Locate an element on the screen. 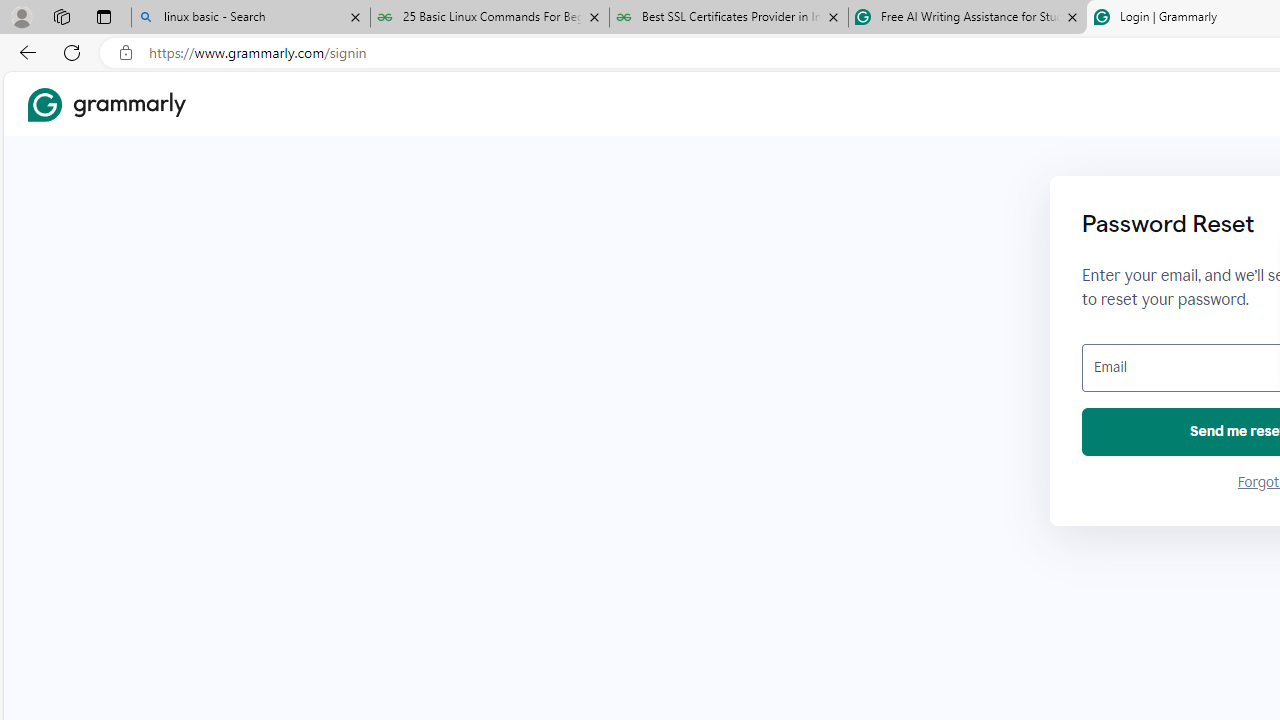 This screenshot has width=1280, height=720. 'Grammarly Home' is located at coordinates (105, 104).